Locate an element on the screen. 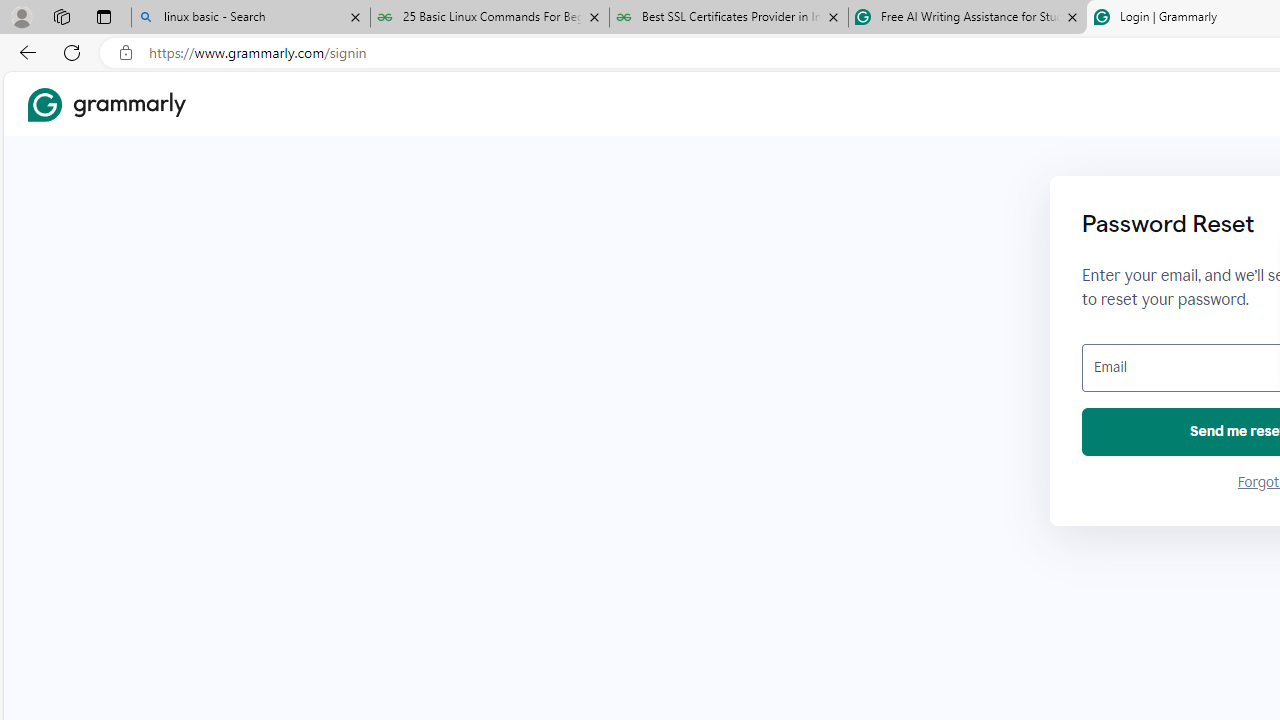 This screenshot has width=1280, height=720. 'Grammarly Home' is located at coordinates (105, 104).